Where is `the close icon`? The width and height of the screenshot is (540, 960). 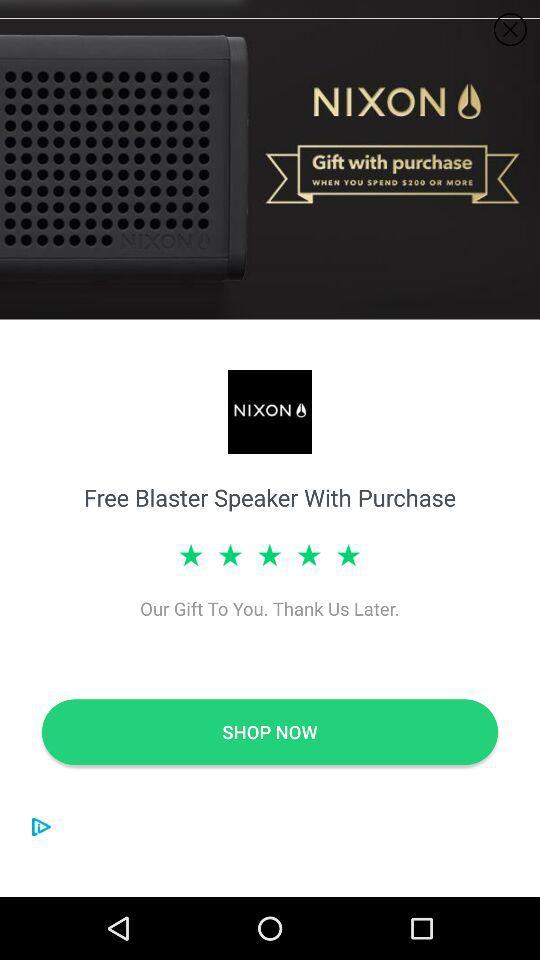
the close icon is located at coordinates (510, 28).